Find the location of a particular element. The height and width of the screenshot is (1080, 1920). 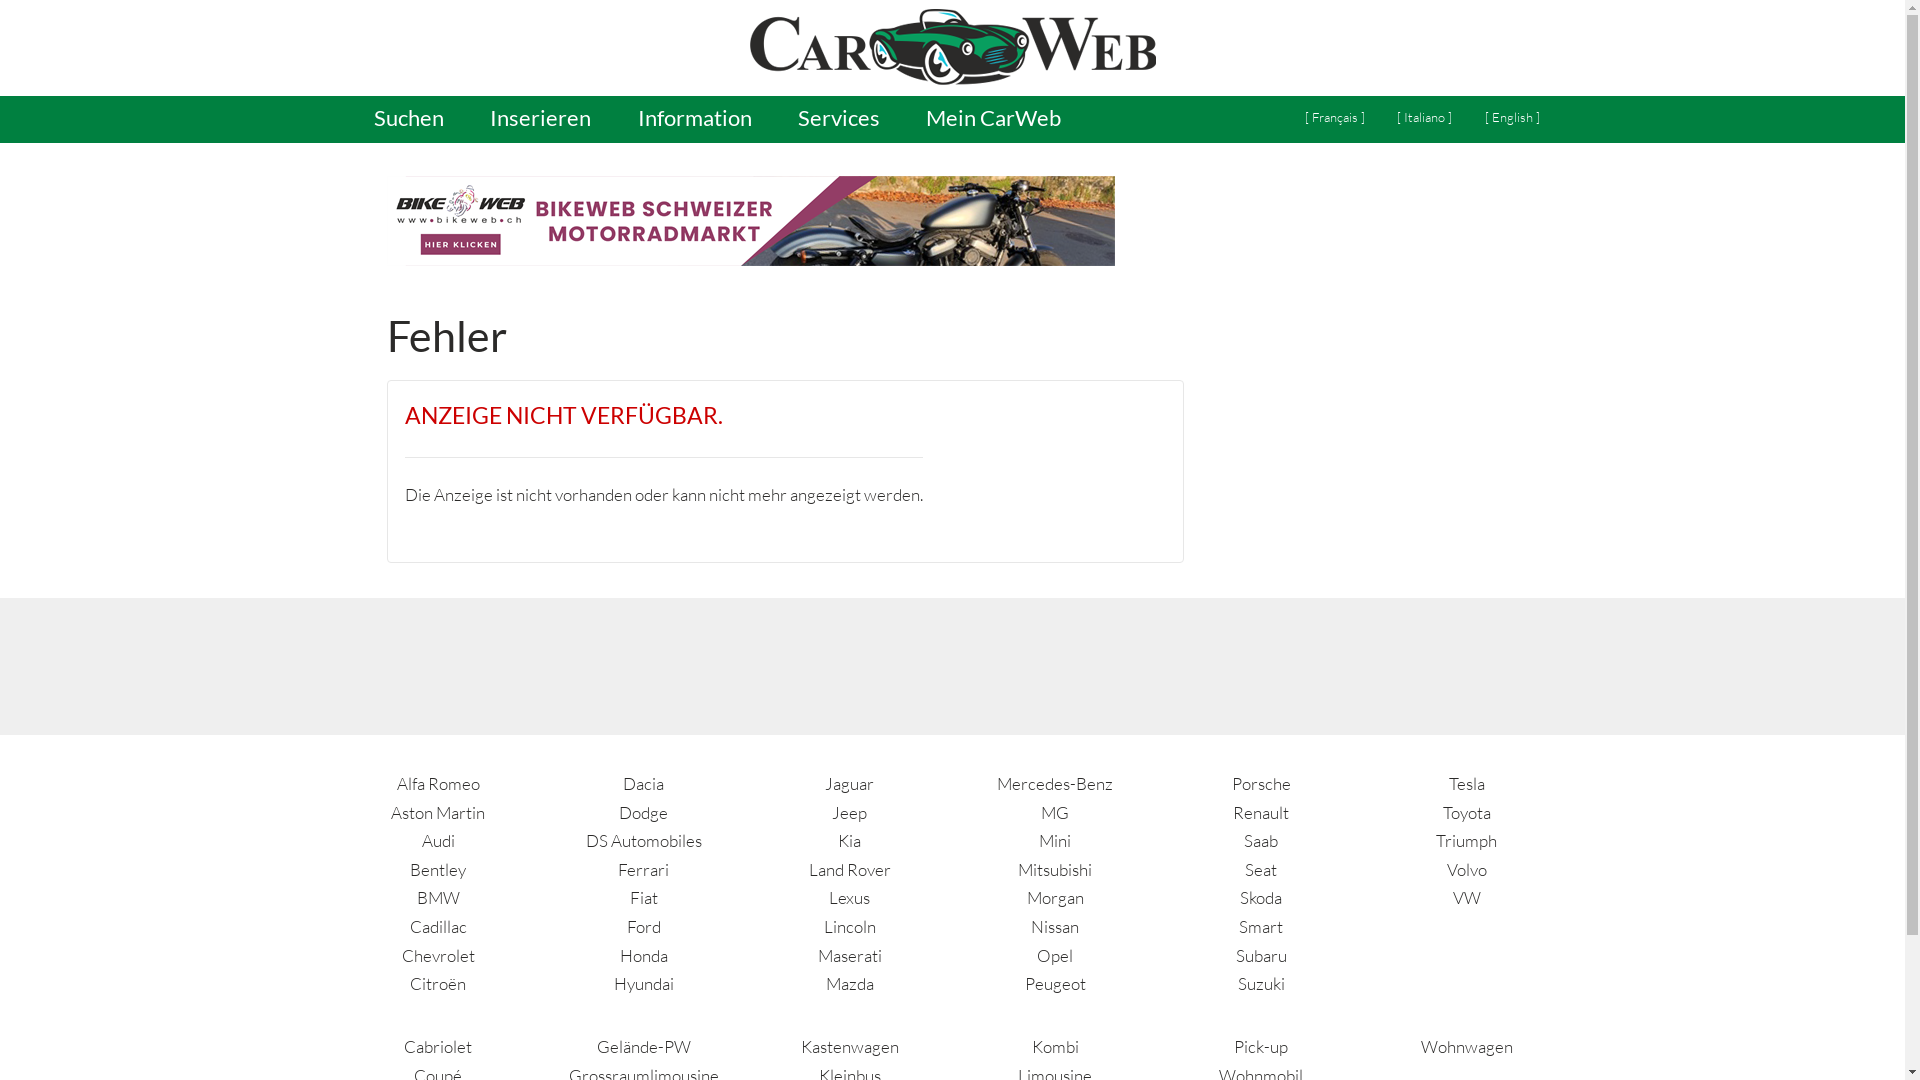

'Triumph' is located at coordinates (1466, 840).